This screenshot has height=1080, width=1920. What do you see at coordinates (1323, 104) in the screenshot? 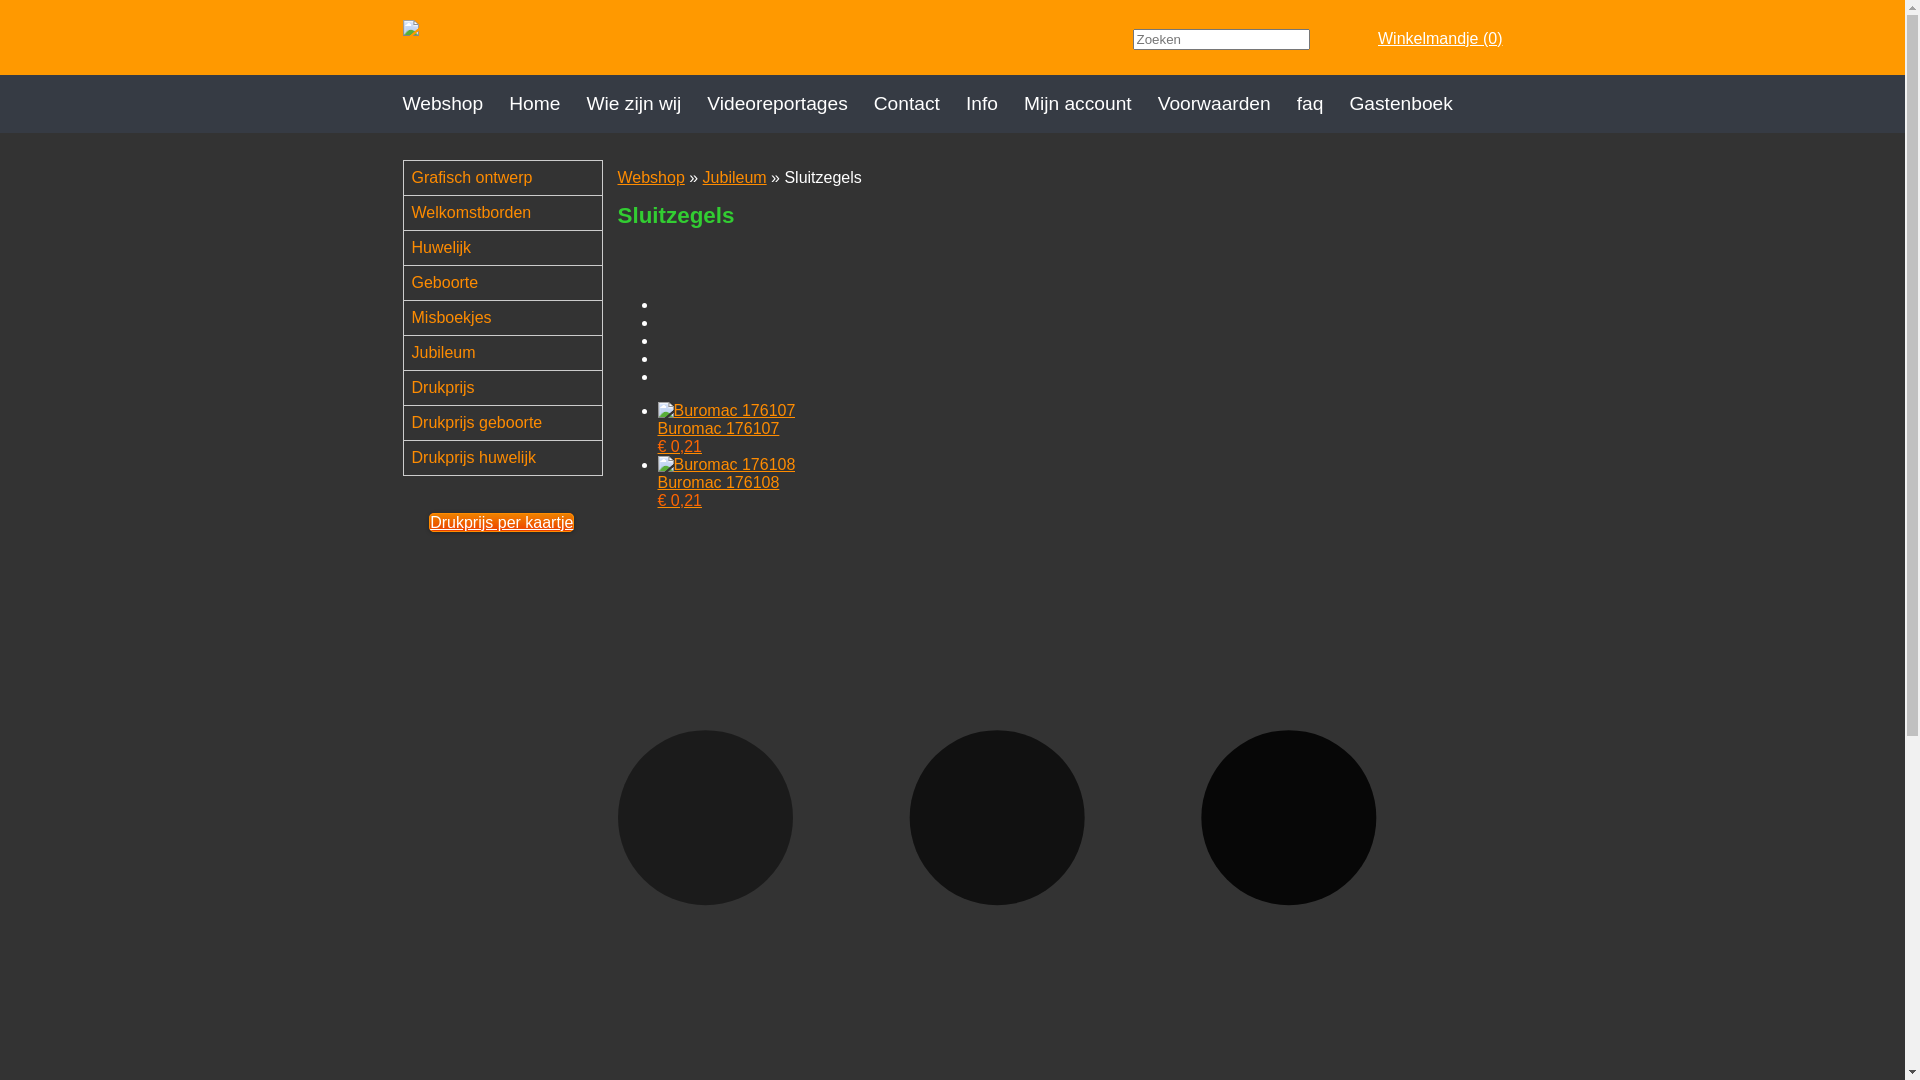
I see `'faq'` at bounding box center [1323, 104].